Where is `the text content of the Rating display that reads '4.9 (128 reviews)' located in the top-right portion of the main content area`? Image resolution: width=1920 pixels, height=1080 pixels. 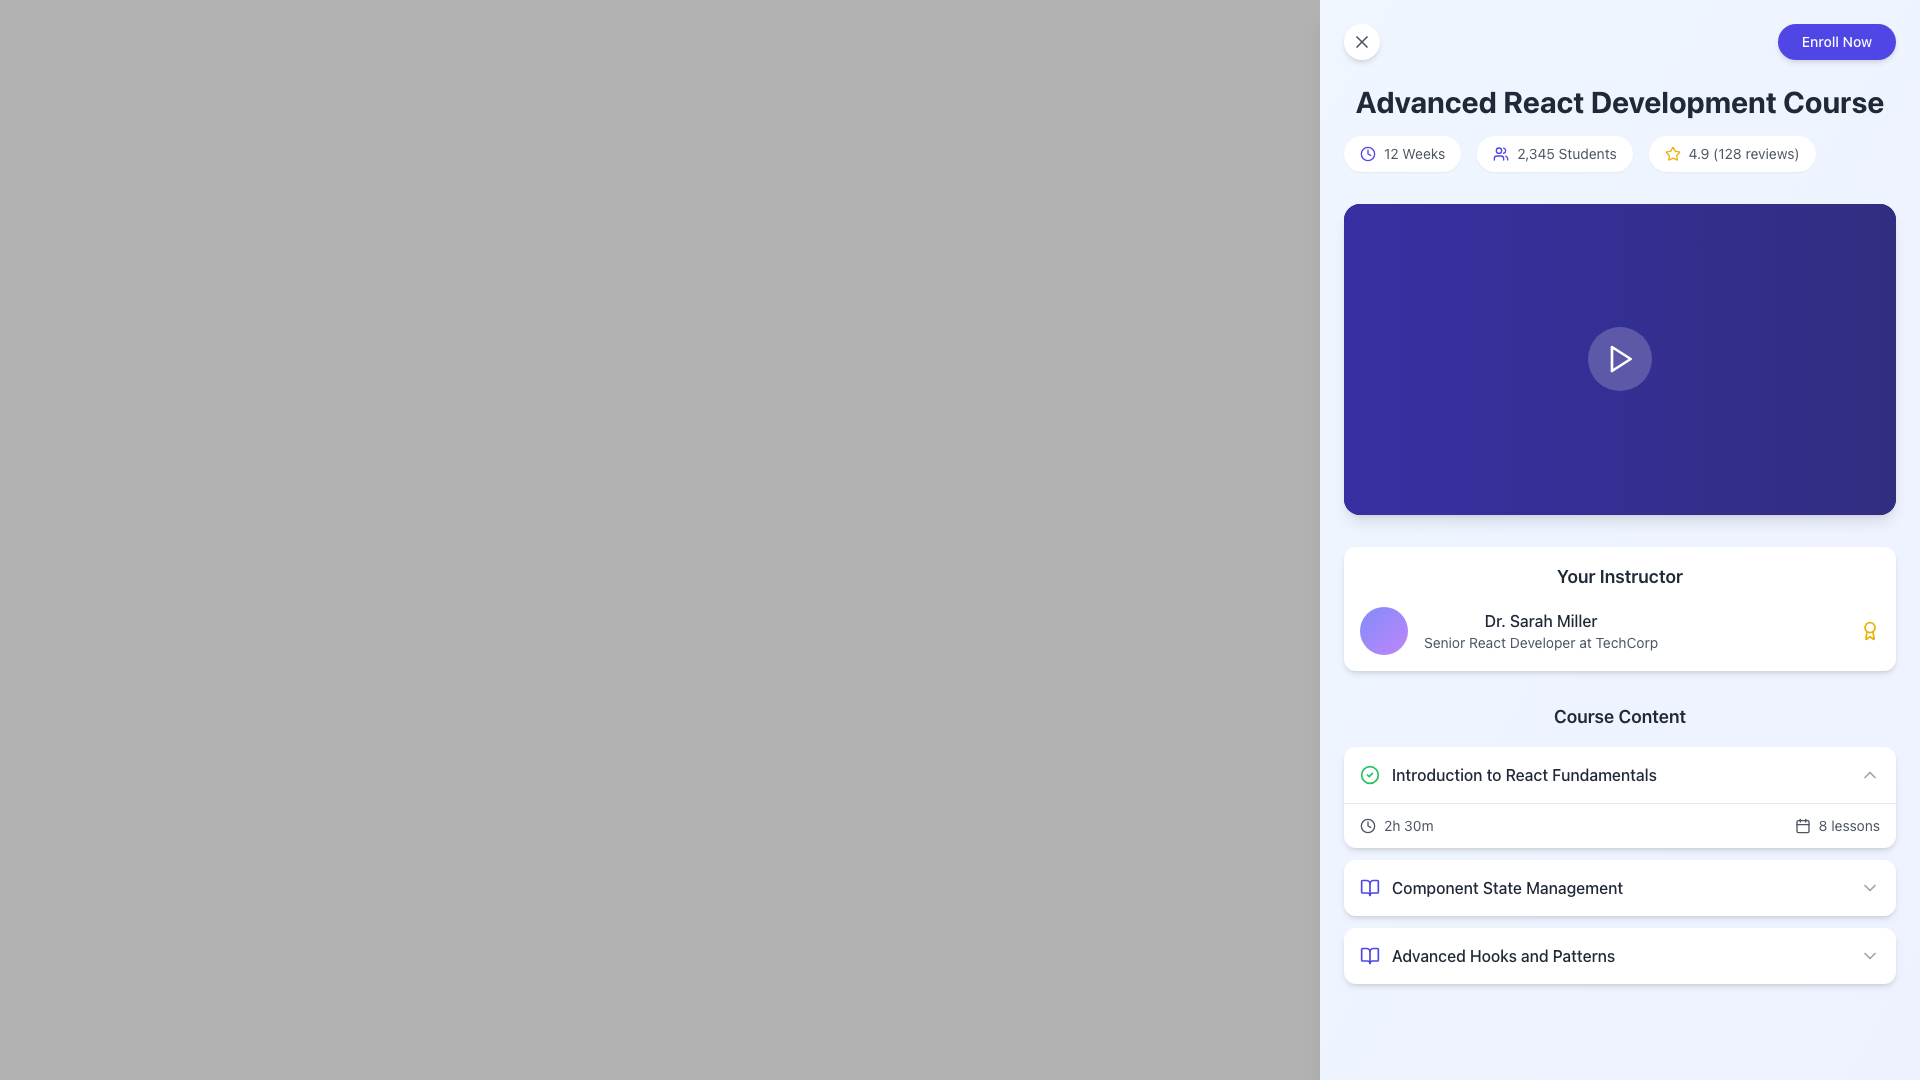 the text content of the Rating display that reads '4.9 (128 reviews)' located in the top-right portion of the main content area is located at coordinates (1743, 153).